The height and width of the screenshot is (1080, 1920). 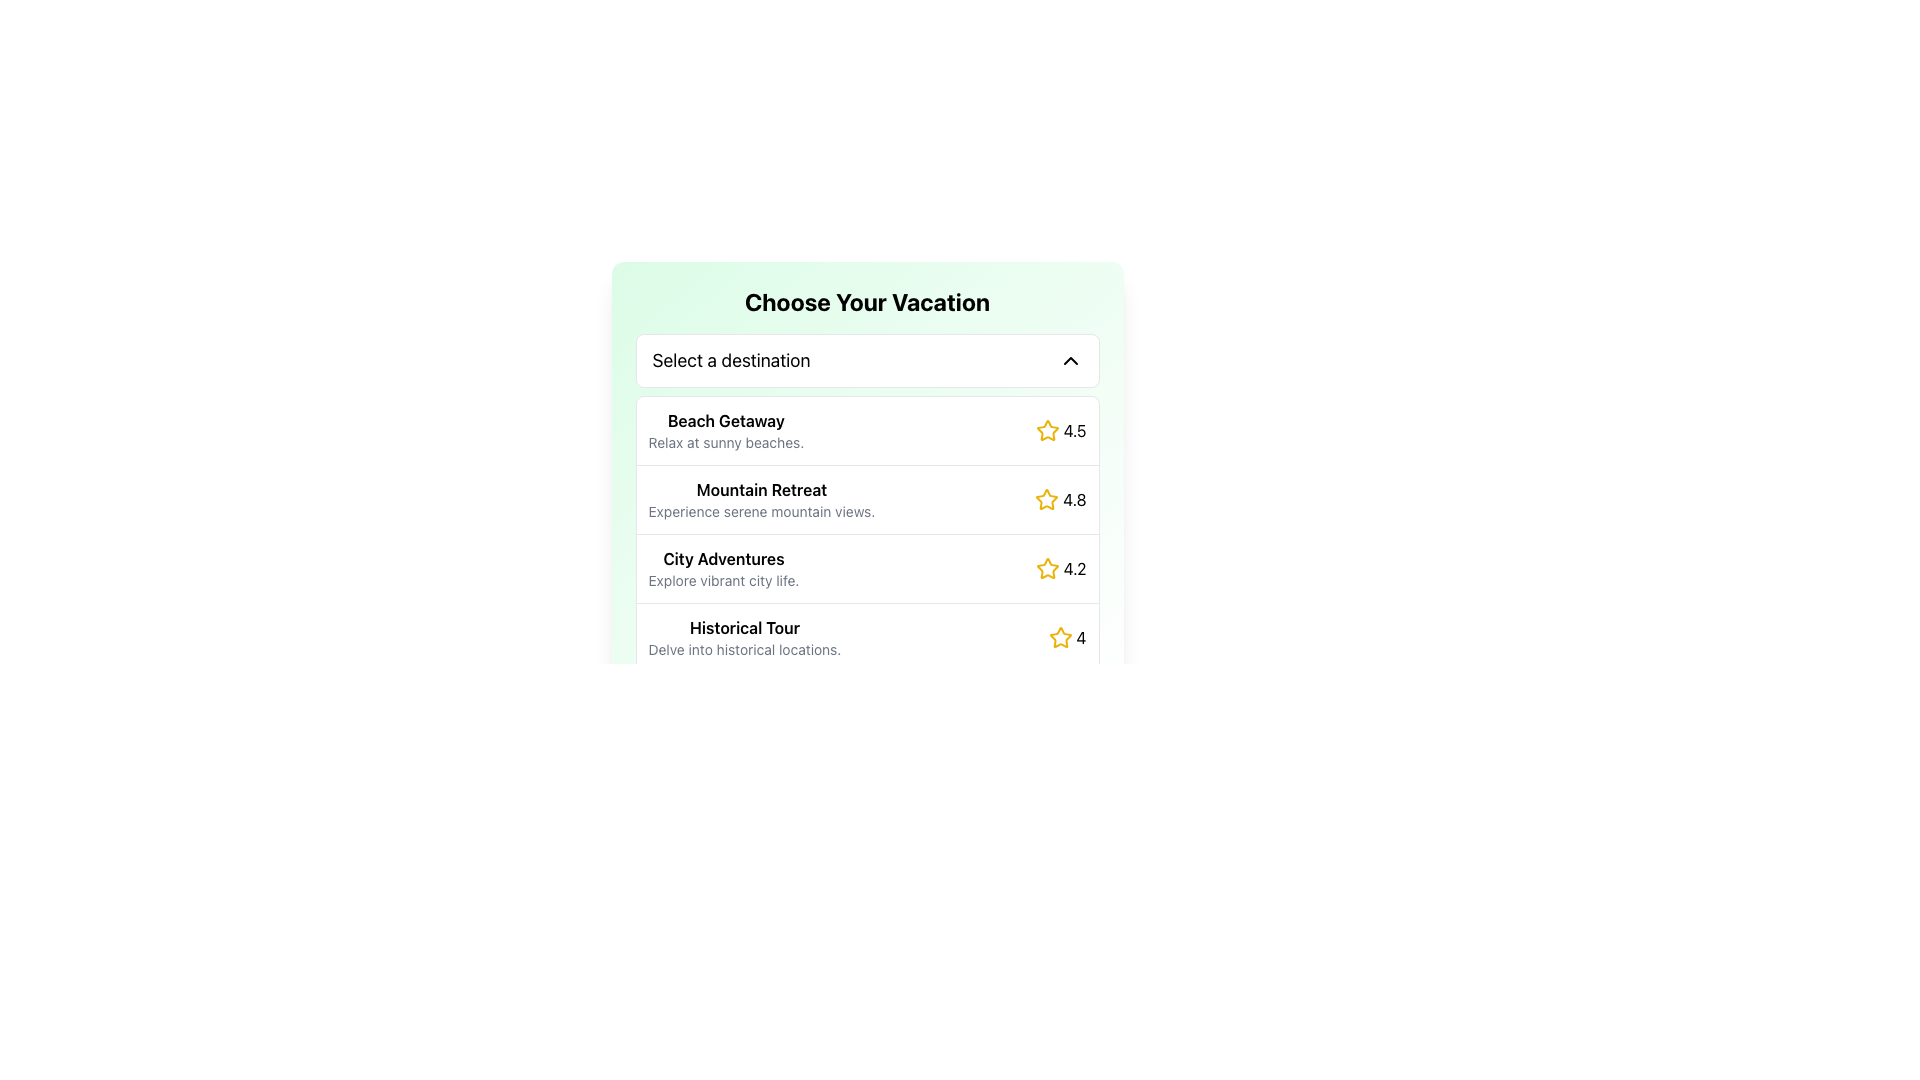 What do you see at coordinates (1059, 569) in the screenshot?
I see `the Rating display component showing '4.2' next to the yellow star icon, located on the right side of the 'City Adventures' row` at bounding box center [1059, 569].